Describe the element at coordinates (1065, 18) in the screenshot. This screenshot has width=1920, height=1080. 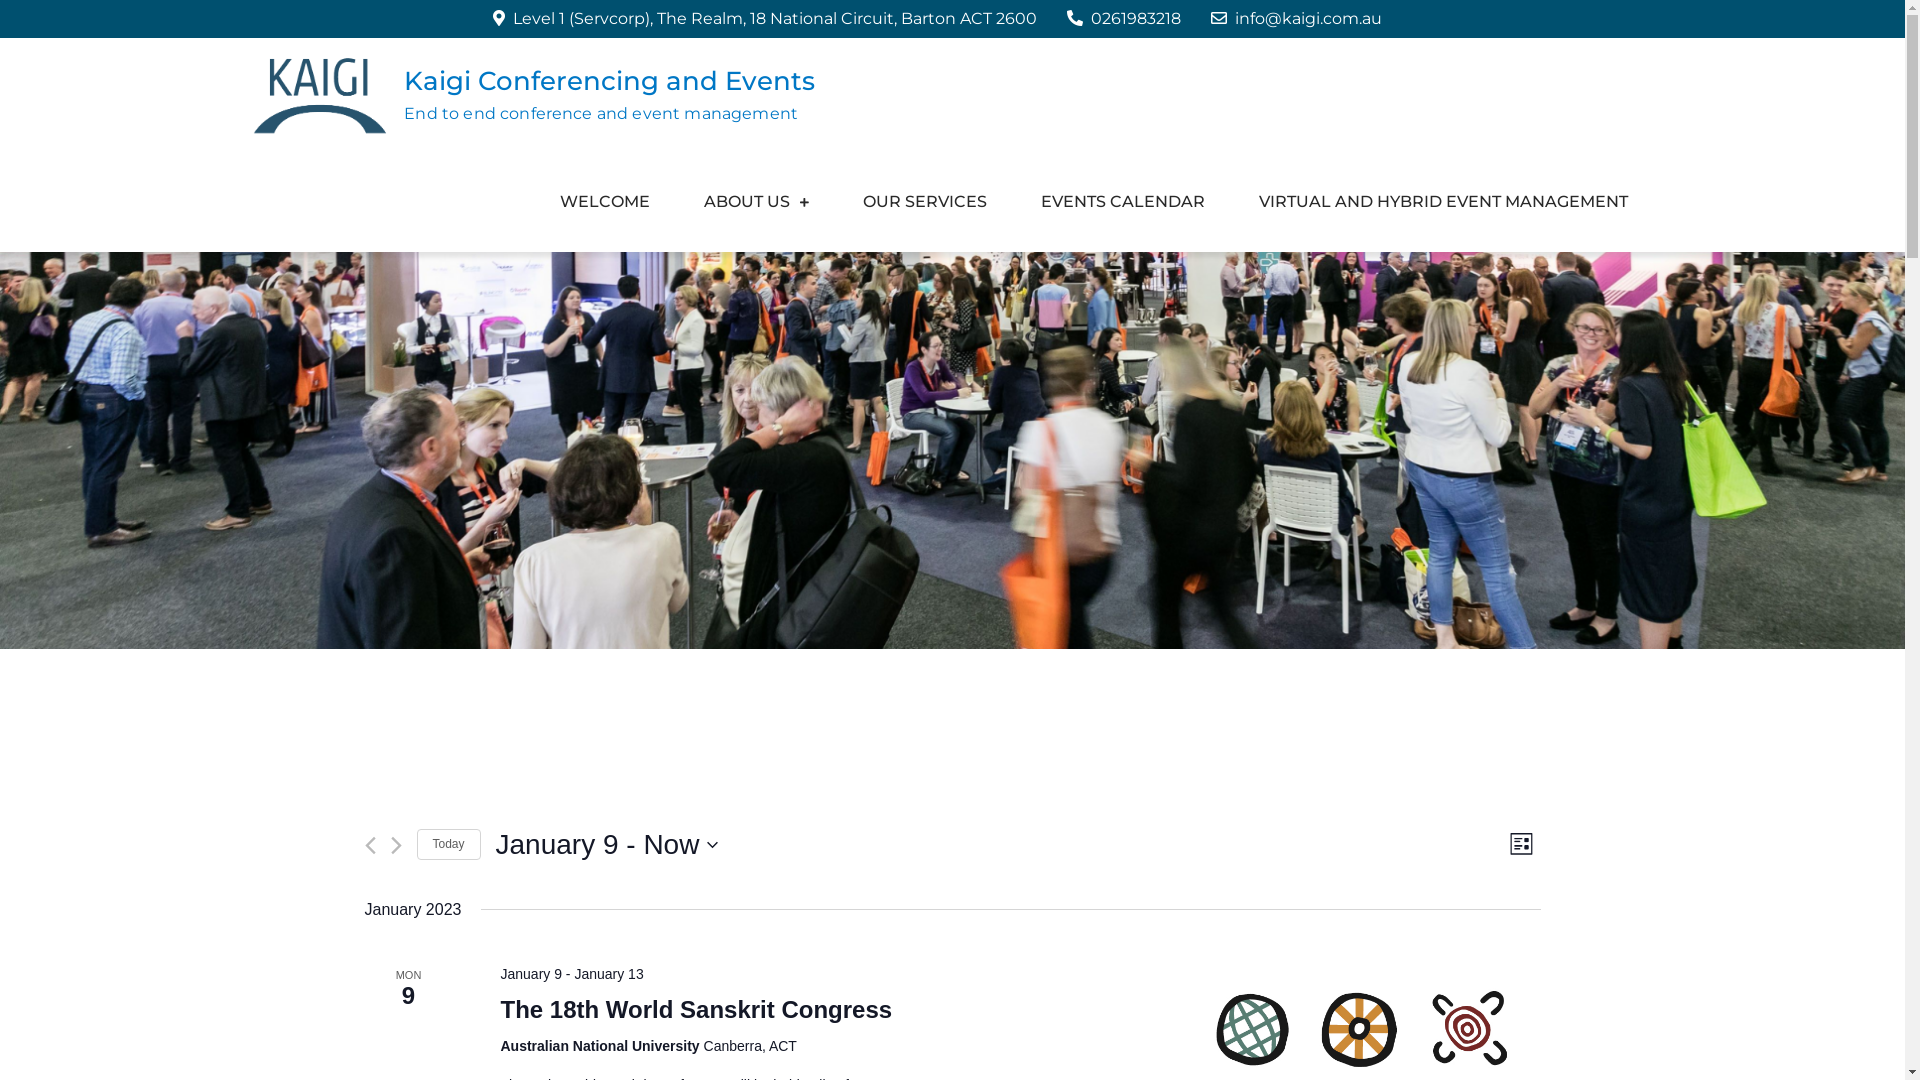
I see `'0261983218'` at that location.